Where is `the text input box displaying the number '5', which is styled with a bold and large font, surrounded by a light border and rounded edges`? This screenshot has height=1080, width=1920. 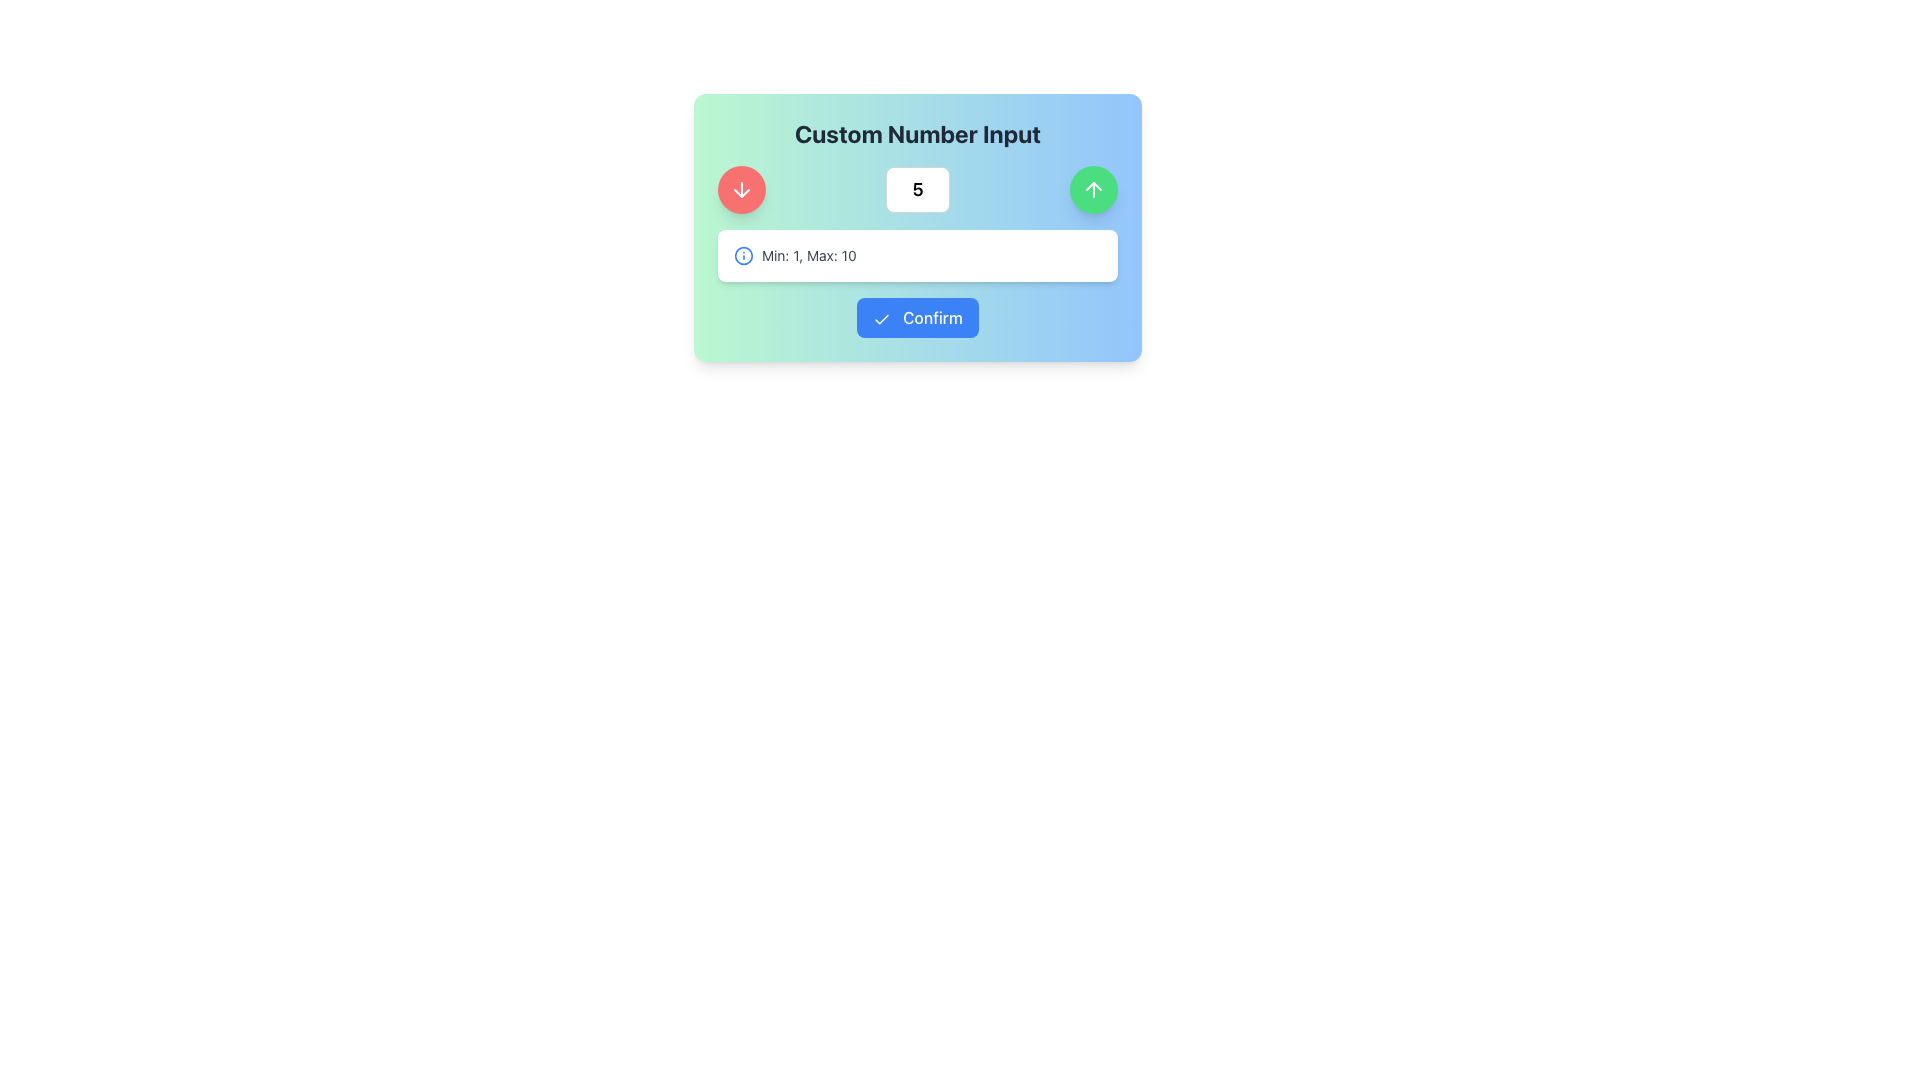 the text input box displaying the number '5', which is styled with a bold and large font, surrounded by a light border and rounded edges is located at coordinates (916, 189).